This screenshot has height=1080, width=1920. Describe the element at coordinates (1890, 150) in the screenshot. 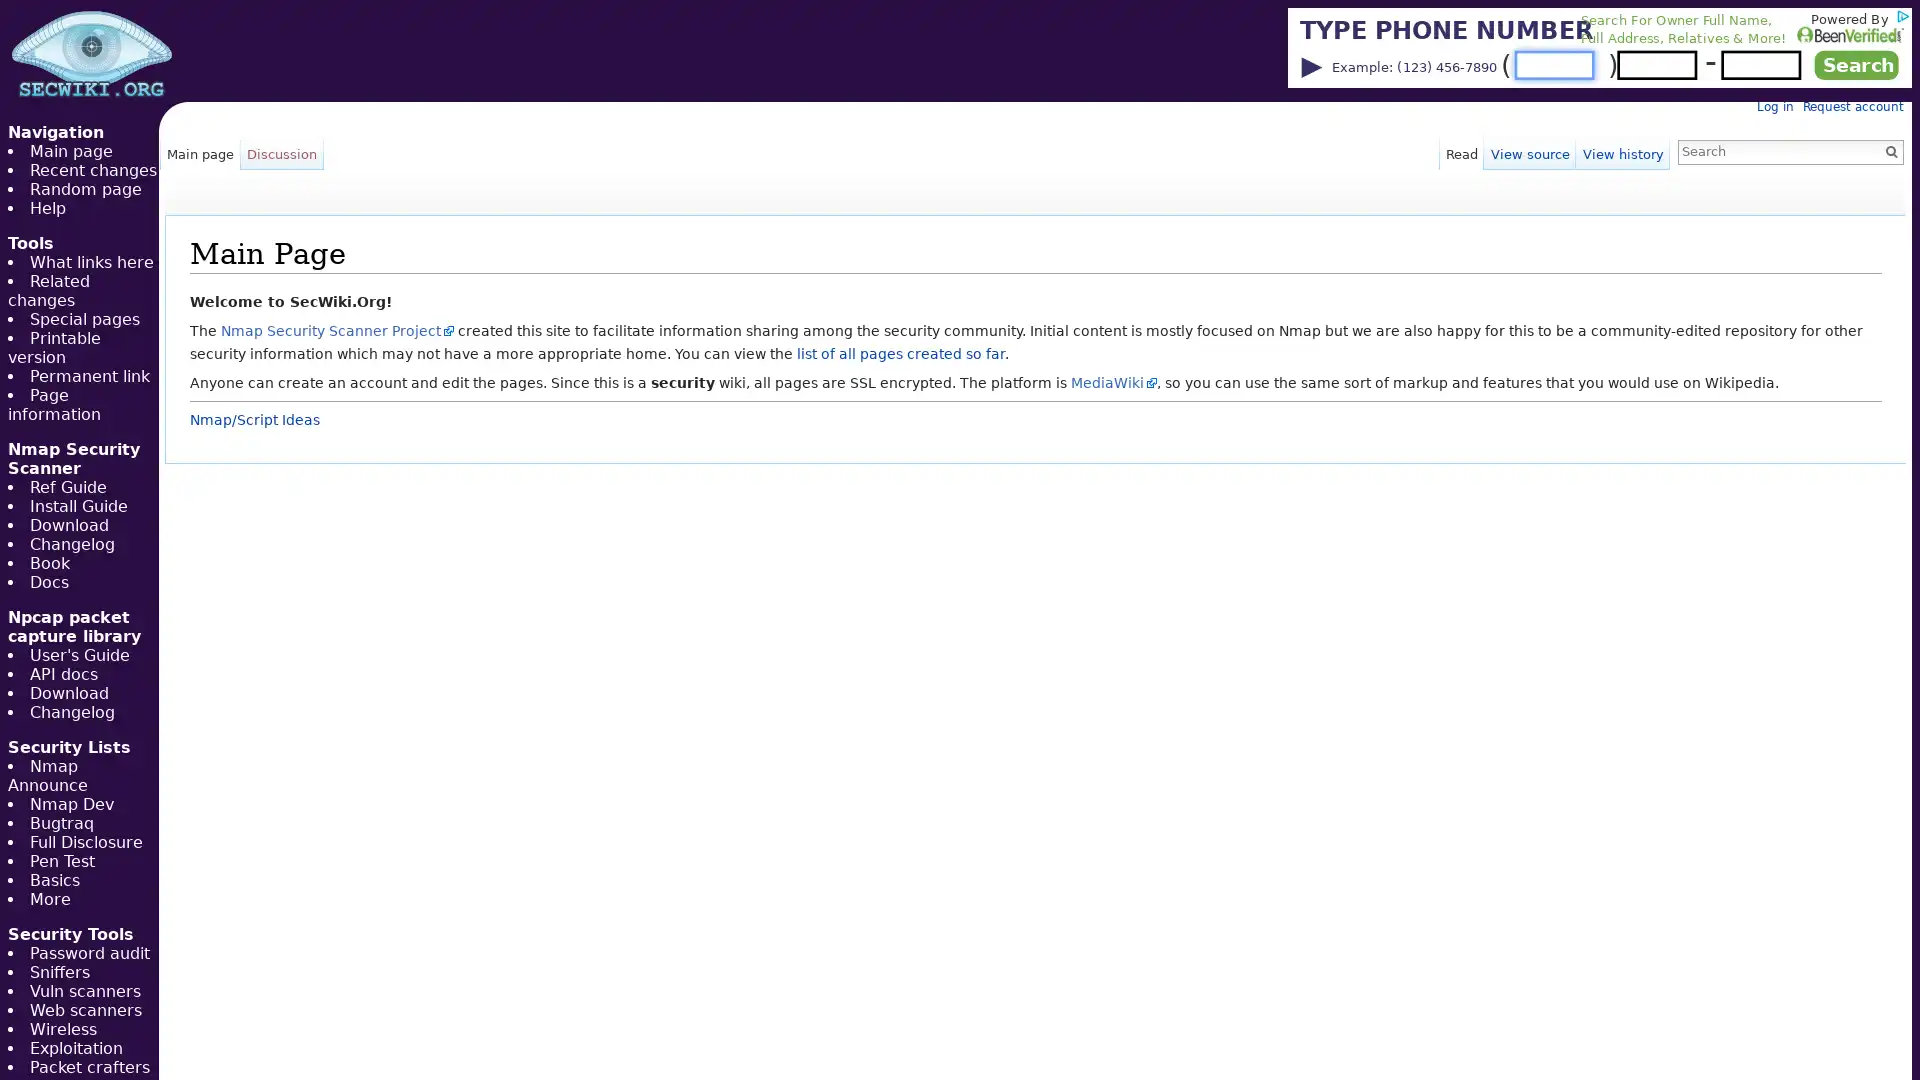

I see `Go` at that location.